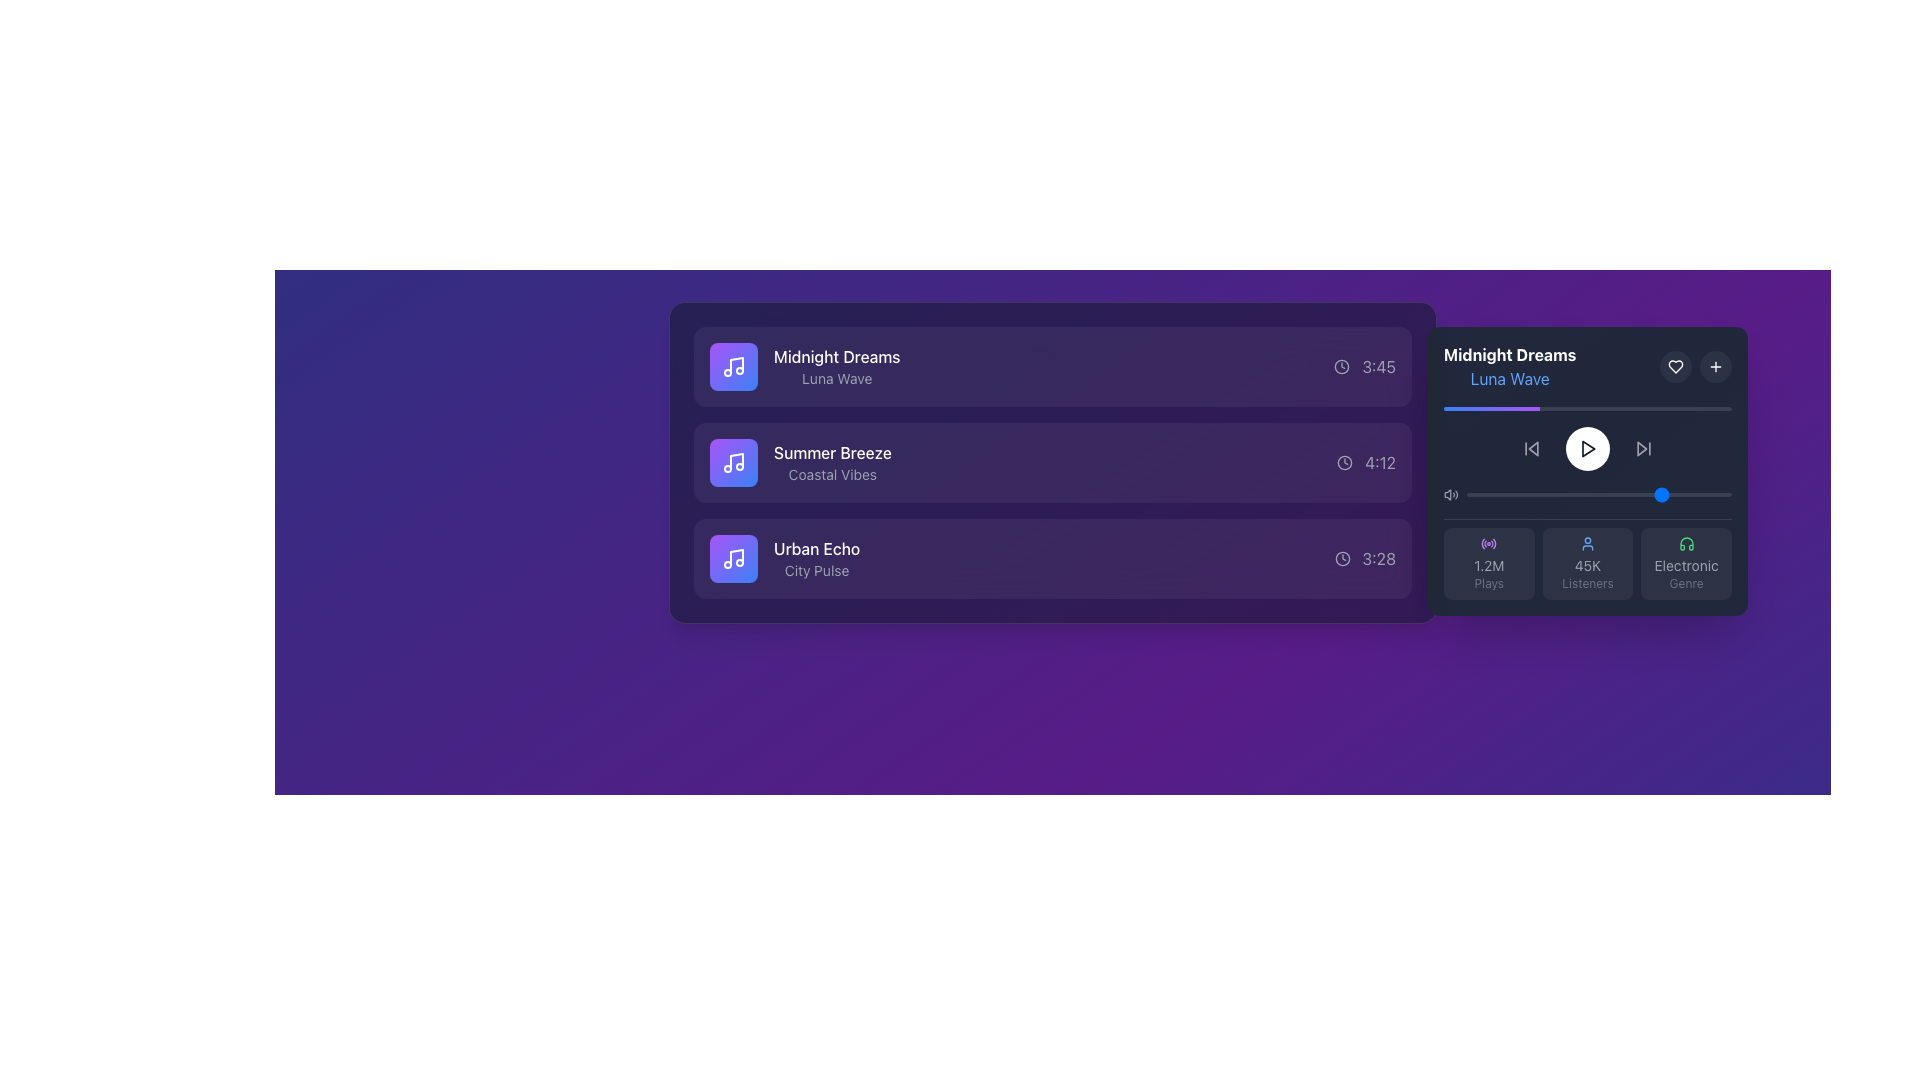 The width and height of the screenshot is (1920, 1080). Describe the element at coordinates (1587, 583) in the screenshot. I see `the text label displaying 'Listeners', which is styled in light-gray and positioned under the numerical label '45K' in the music player interface` at that location.